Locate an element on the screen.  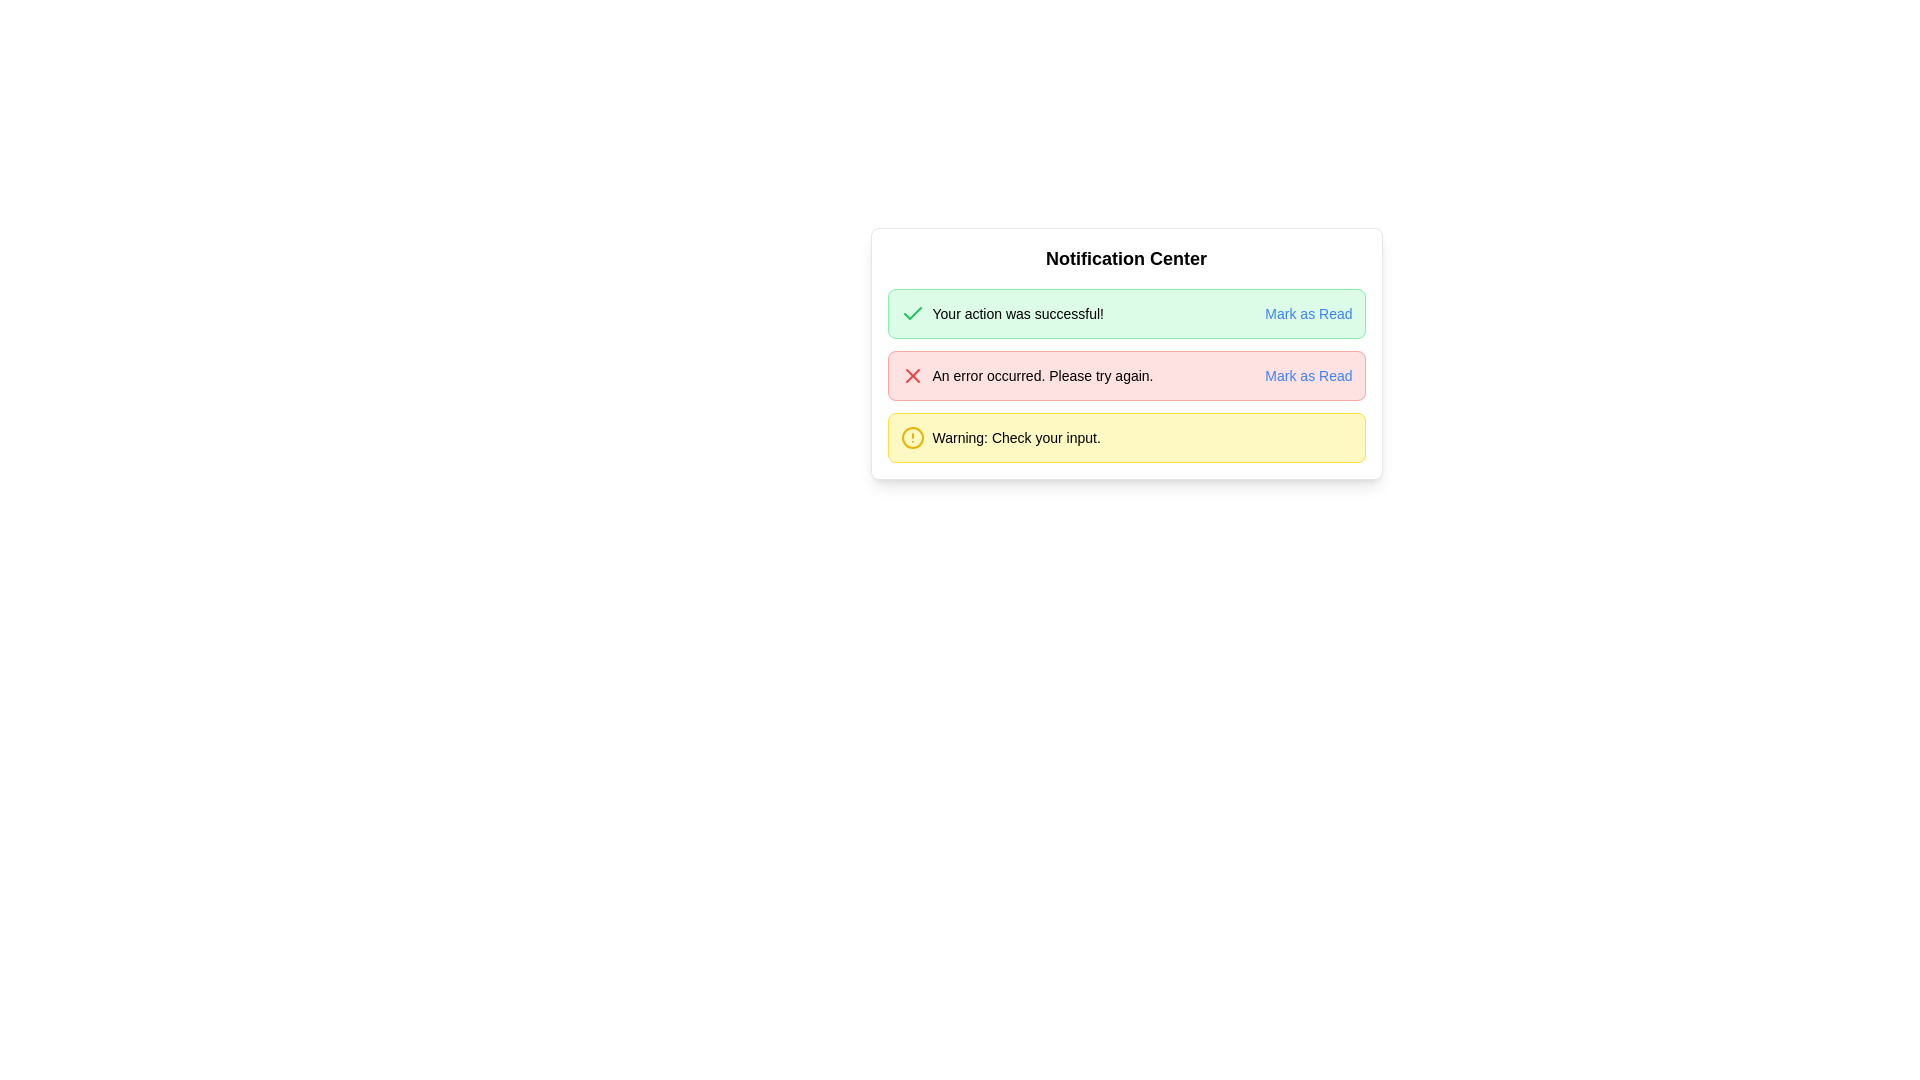
the error/warning icon located to the left of the notification text 'An error occurred. Please try again.' in the second row of the notification center is located at coordinates (911, 375).